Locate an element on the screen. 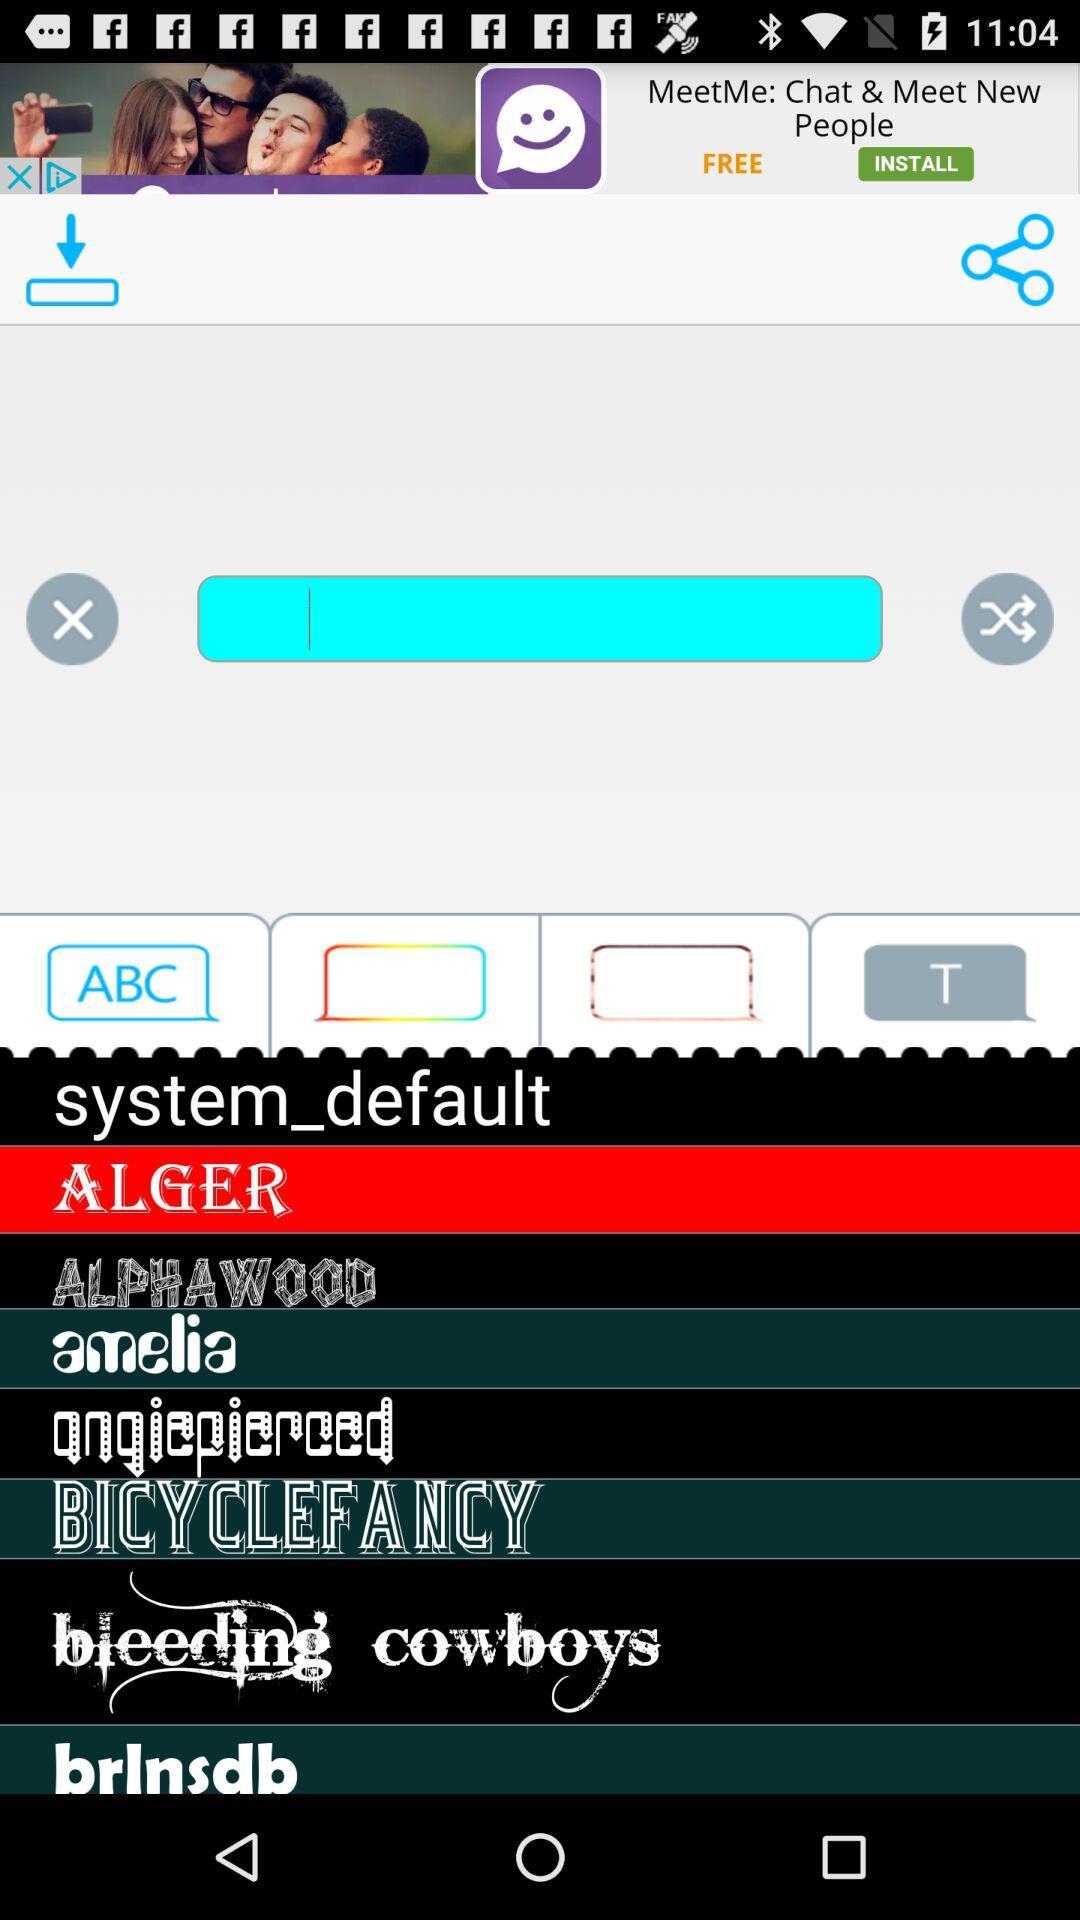  t is located at coordinates (945, 985).